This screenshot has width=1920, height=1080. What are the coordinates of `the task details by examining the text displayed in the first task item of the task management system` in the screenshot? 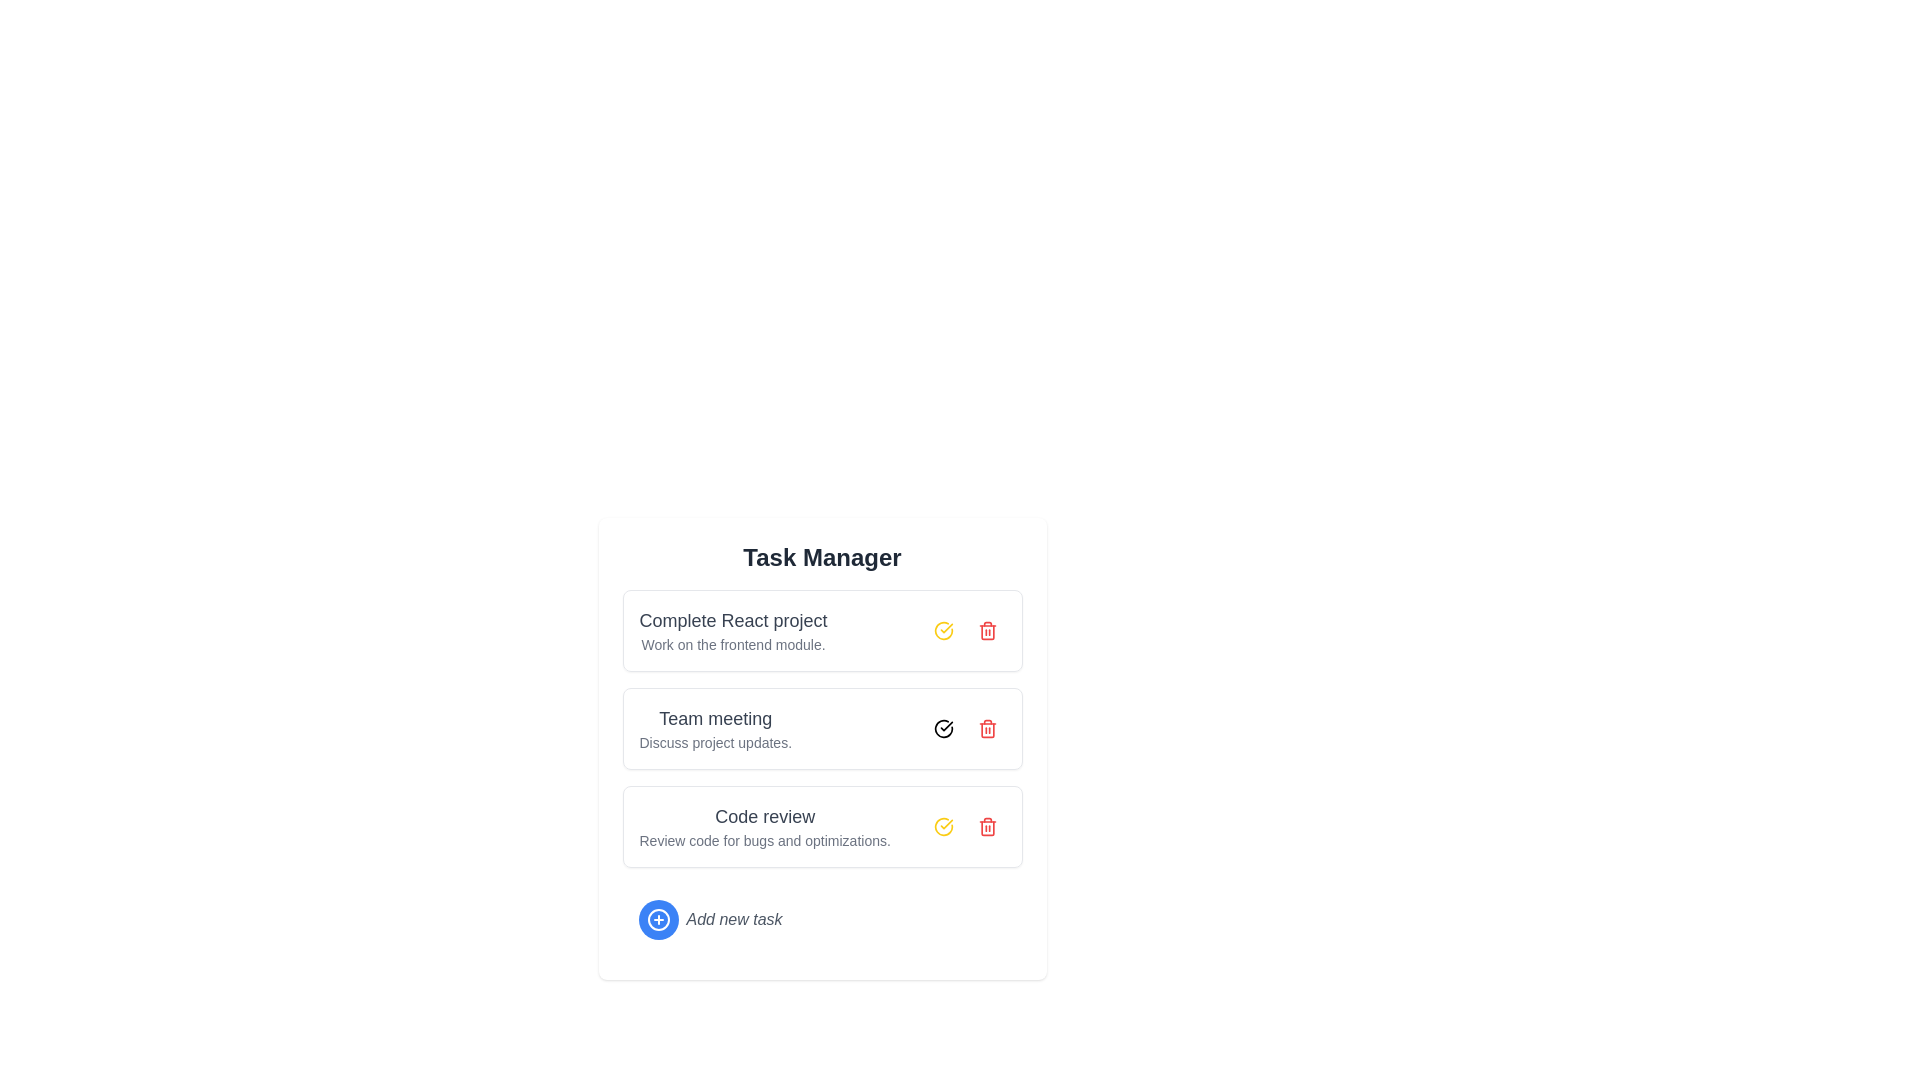 It's located at (732, 631).